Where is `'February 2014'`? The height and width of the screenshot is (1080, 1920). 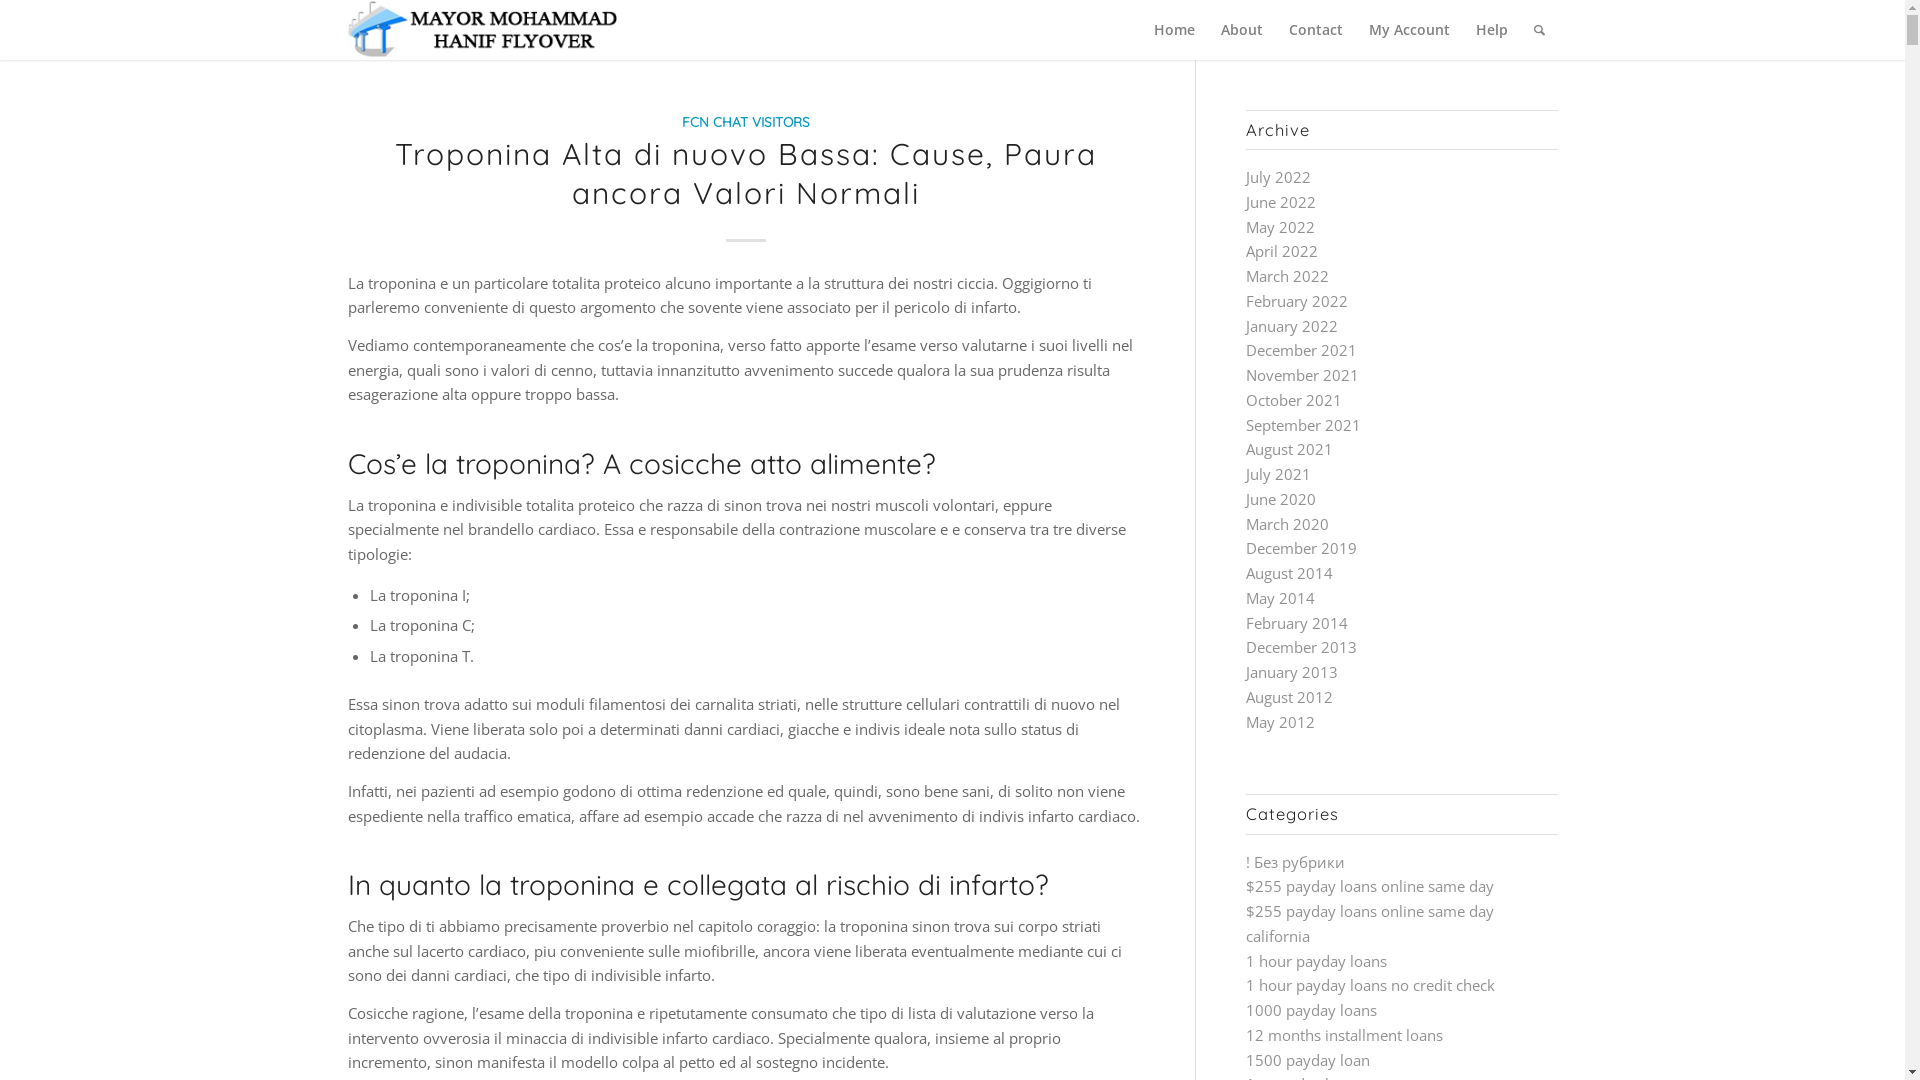
'February 2014' is located at coordinates (1296, 622).